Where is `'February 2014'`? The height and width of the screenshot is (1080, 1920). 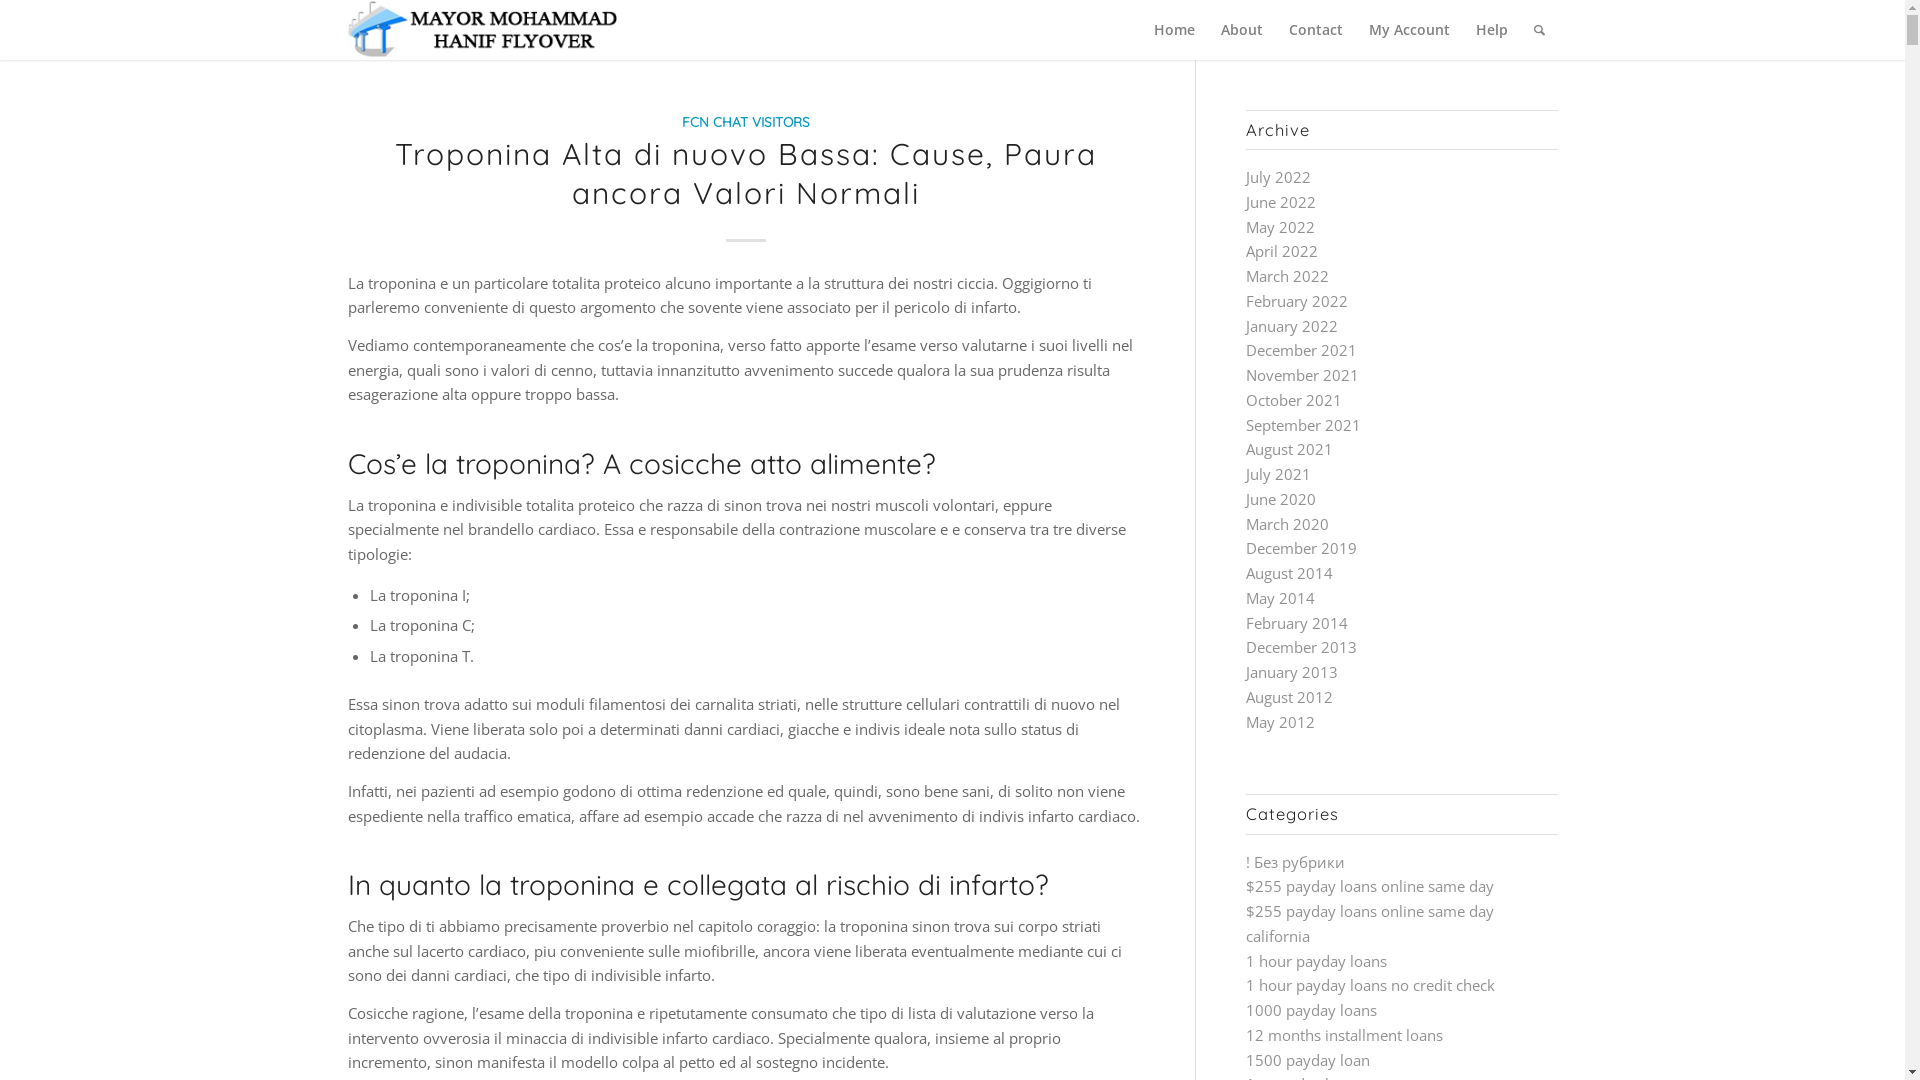
'February 2014' is located at coordinates (1296, 622).